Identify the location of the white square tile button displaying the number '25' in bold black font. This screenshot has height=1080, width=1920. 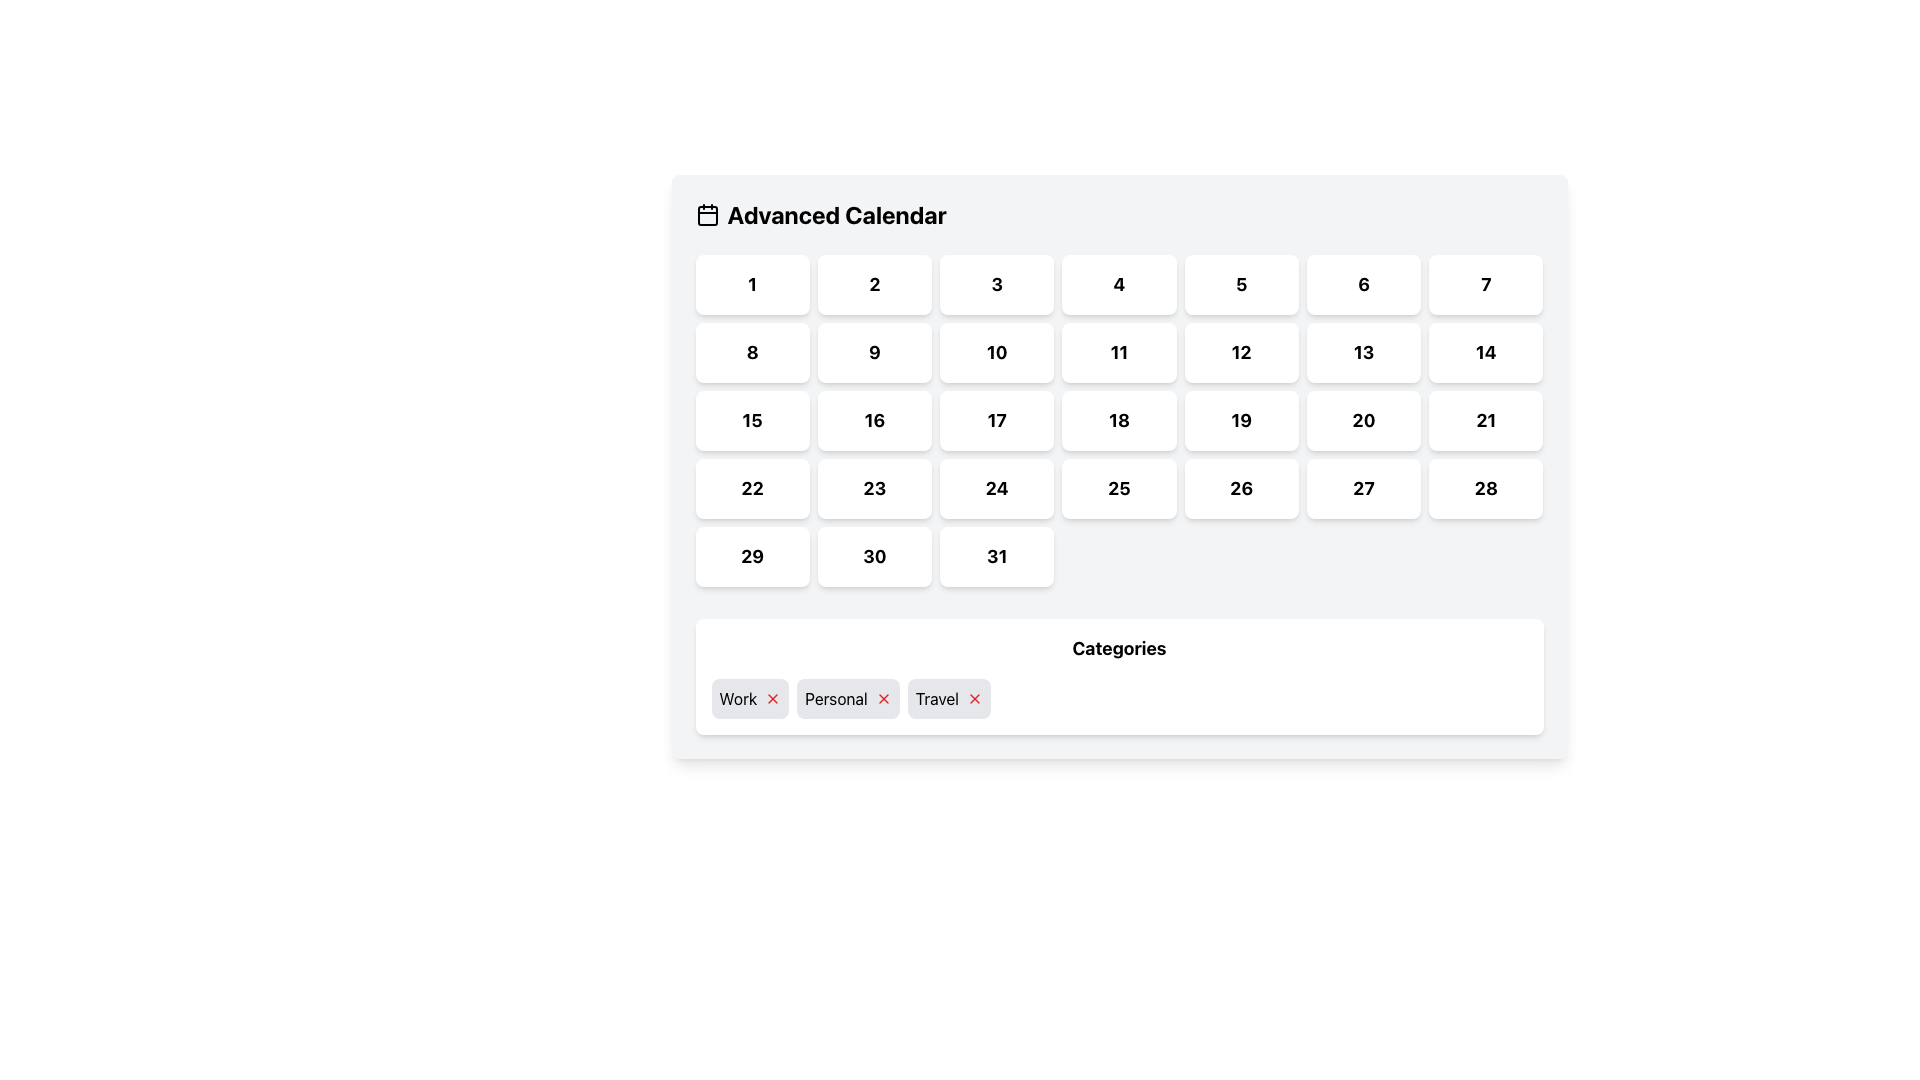
(1118, 489).